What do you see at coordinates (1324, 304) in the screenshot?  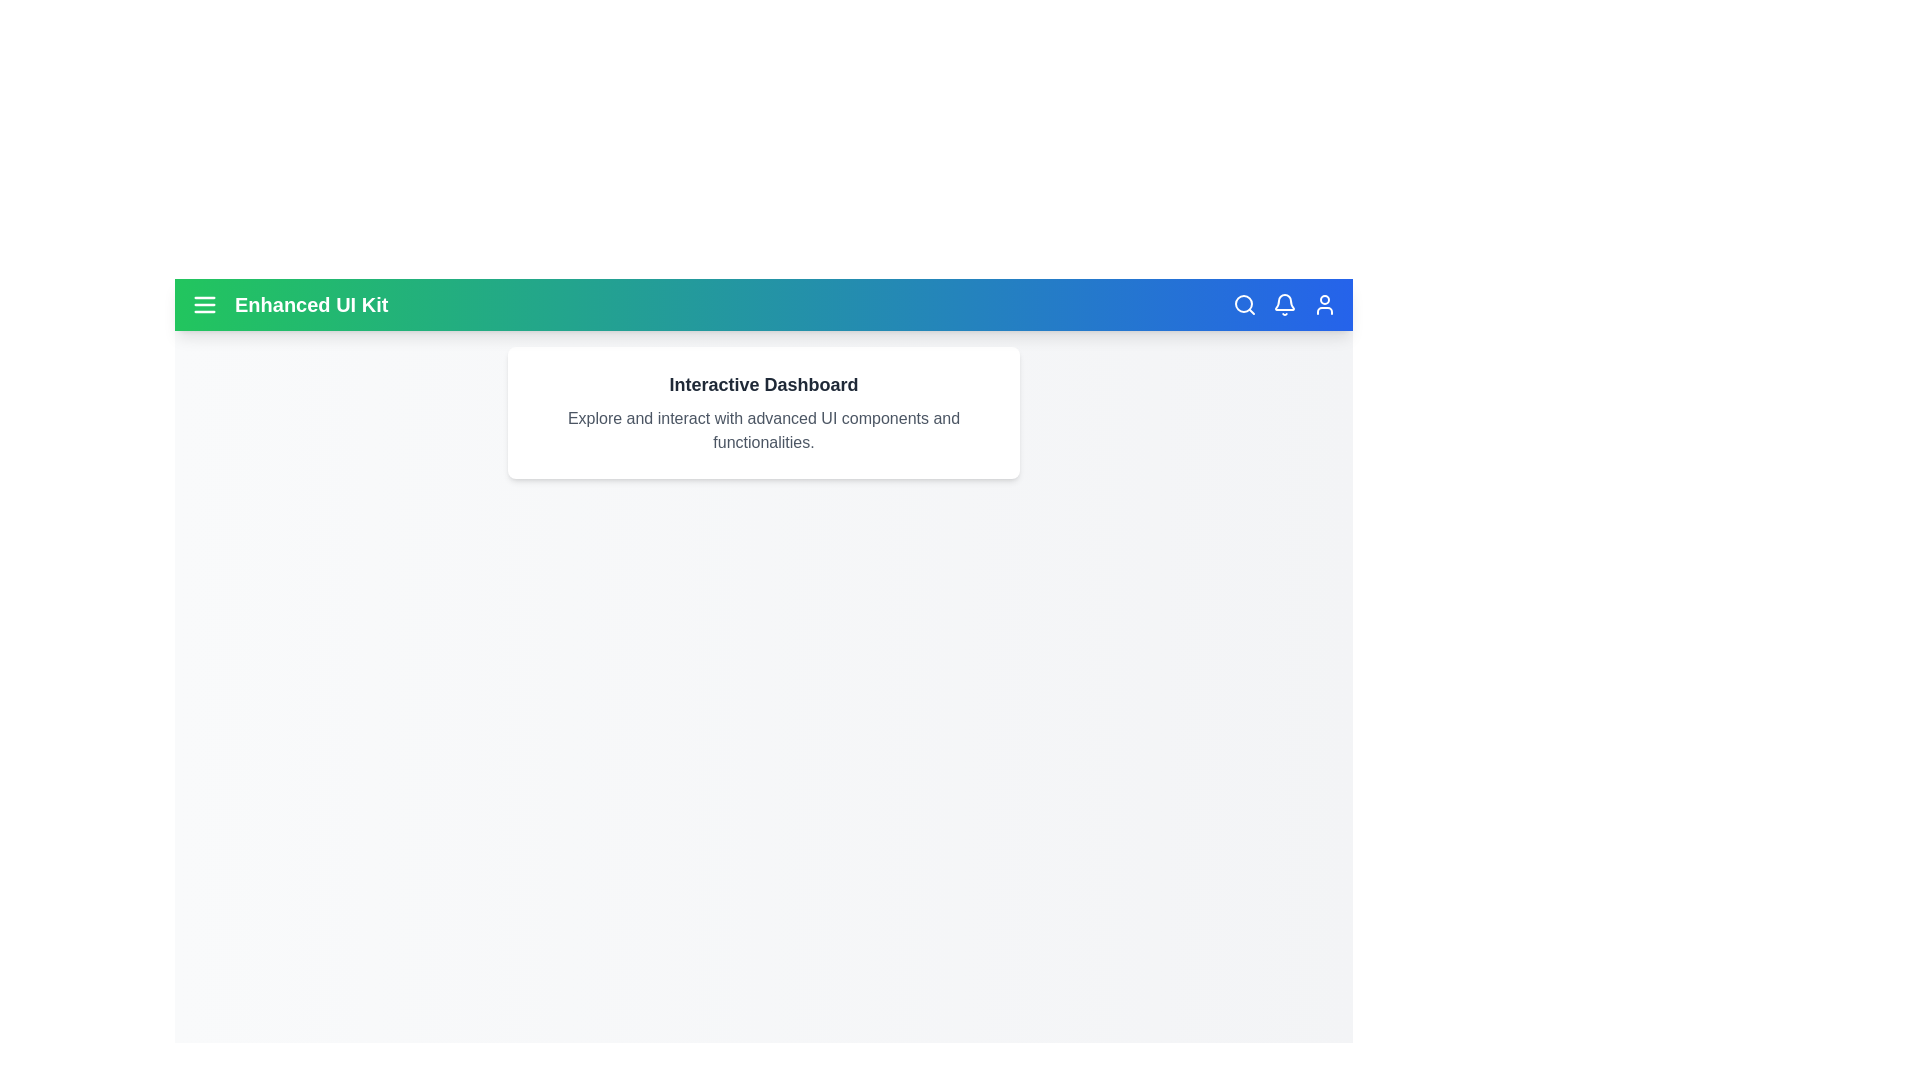 I see `the user icon to access user options` at bounding box center [1324, 304].